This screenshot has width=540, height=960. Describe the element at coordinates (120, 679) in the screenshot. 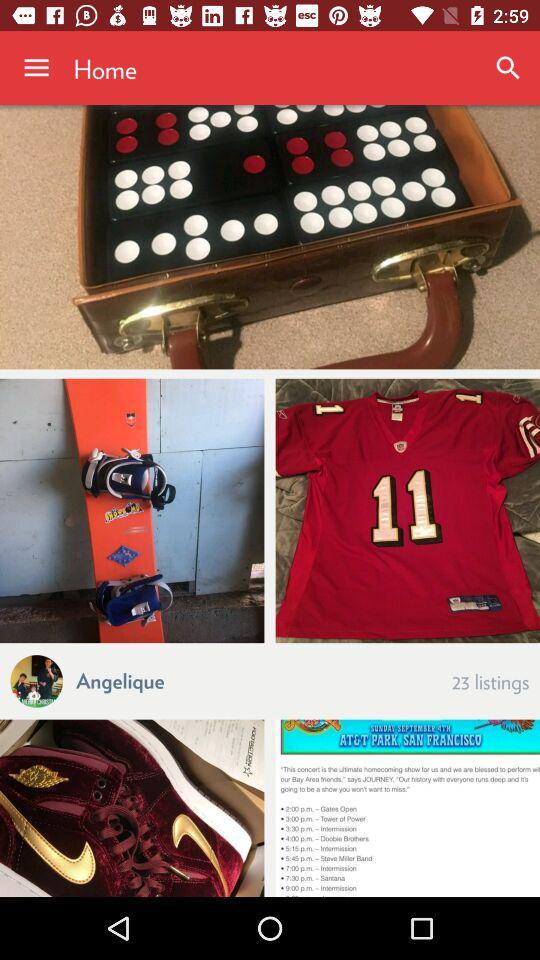

I see `angelique icon` at that location.